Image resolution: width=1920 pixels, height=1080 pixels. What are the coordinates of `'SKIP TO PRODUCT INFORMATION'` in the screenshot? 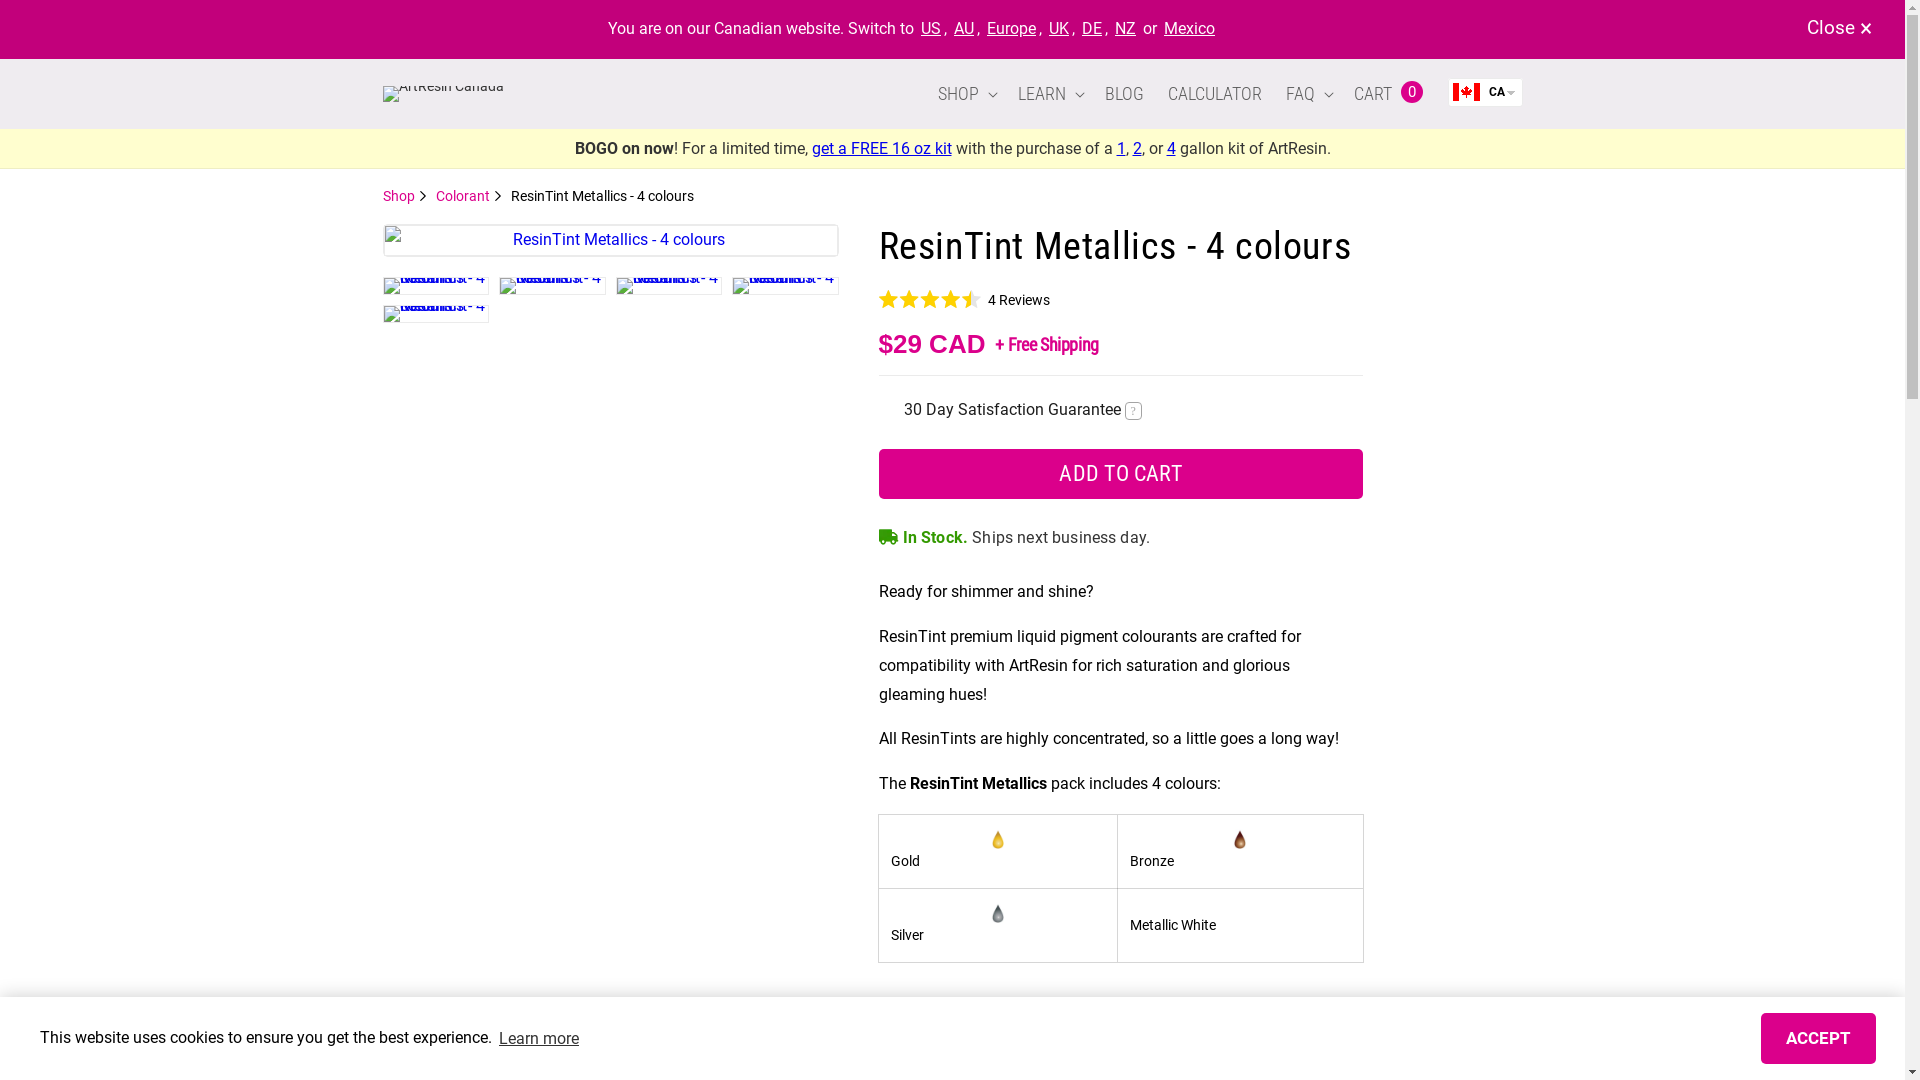 It's located at (397, 233).